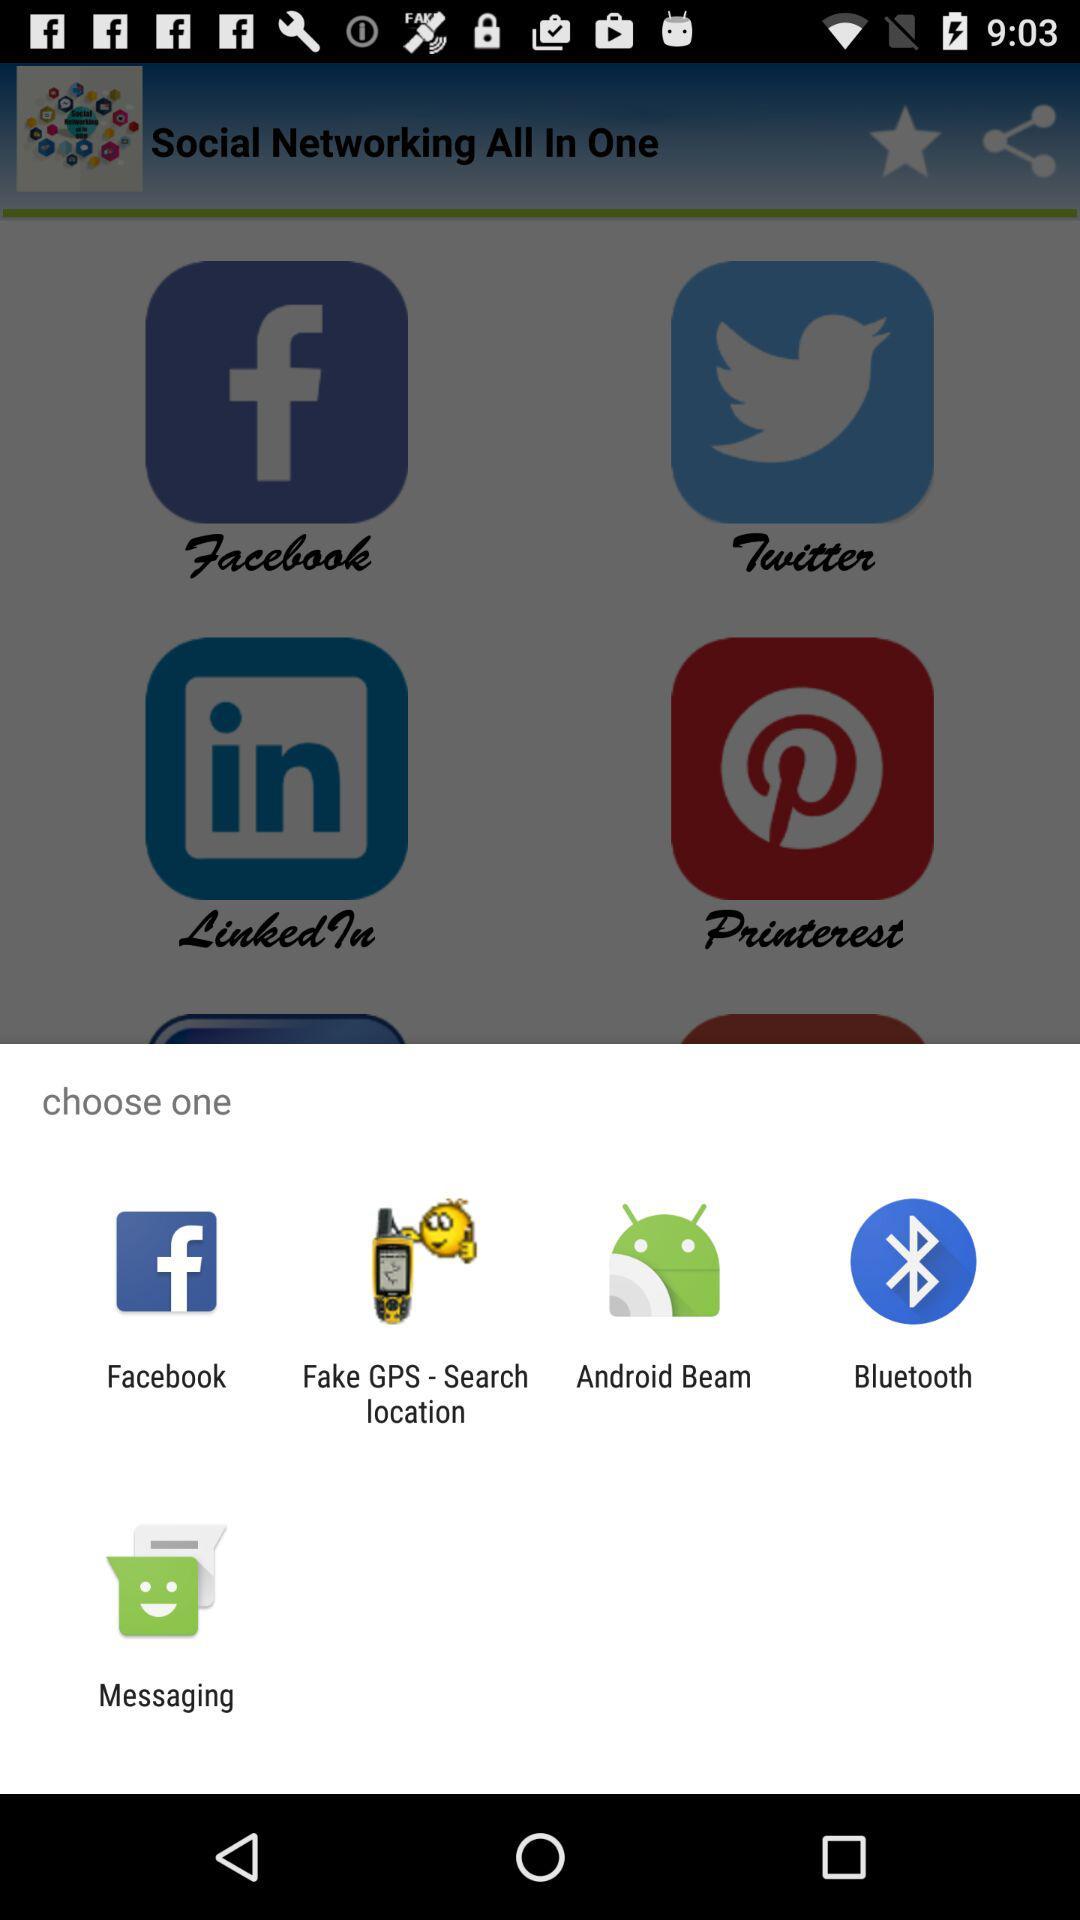 Image resolution: width=1080 pixels, height=1920 pixels. What do you see at coordinates (414, 1392) in the screenshot?
I see `fake gps search item` at bounding box center [414, 1392].